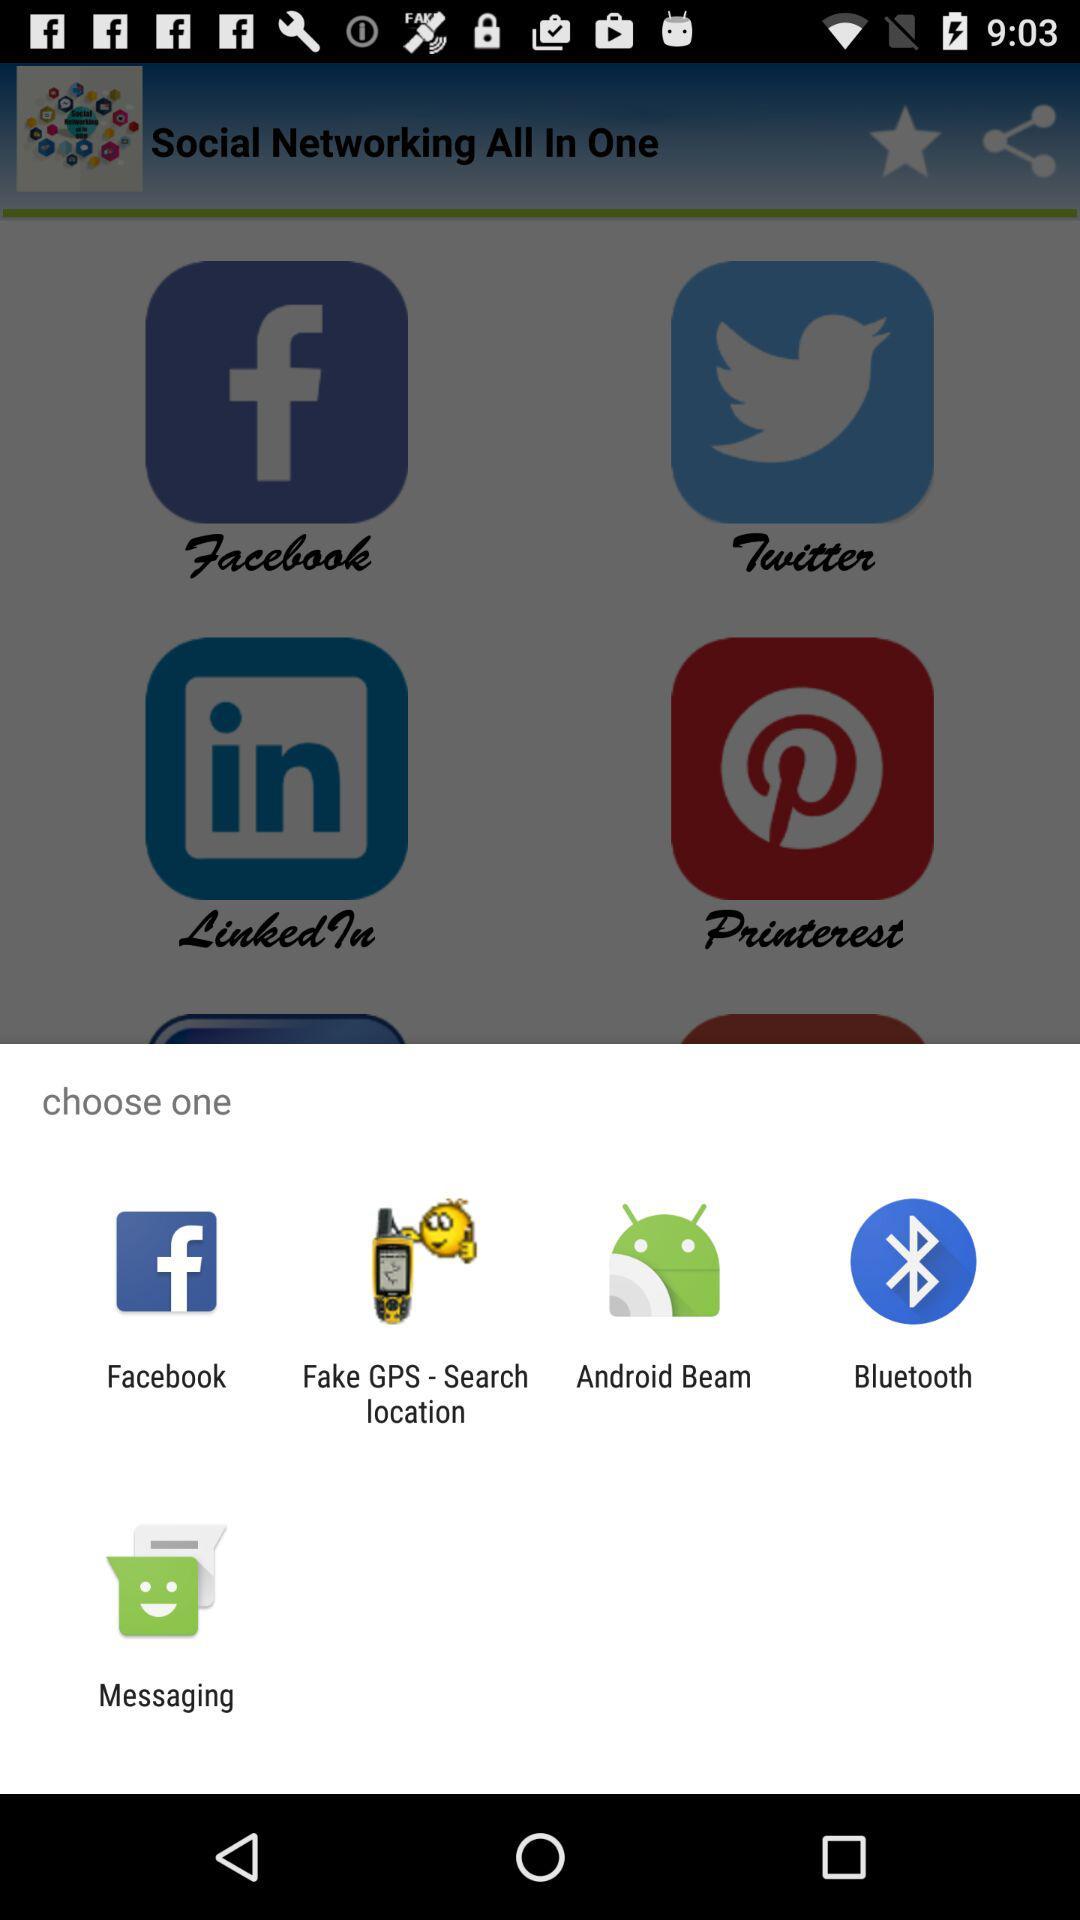 Image resolution: width=1080 pixels, height=1920 pixels. What do you see at coordinates (414, 1392) in the screenshot?
I see `fake gps search item` at bounding box center [414, 1392].